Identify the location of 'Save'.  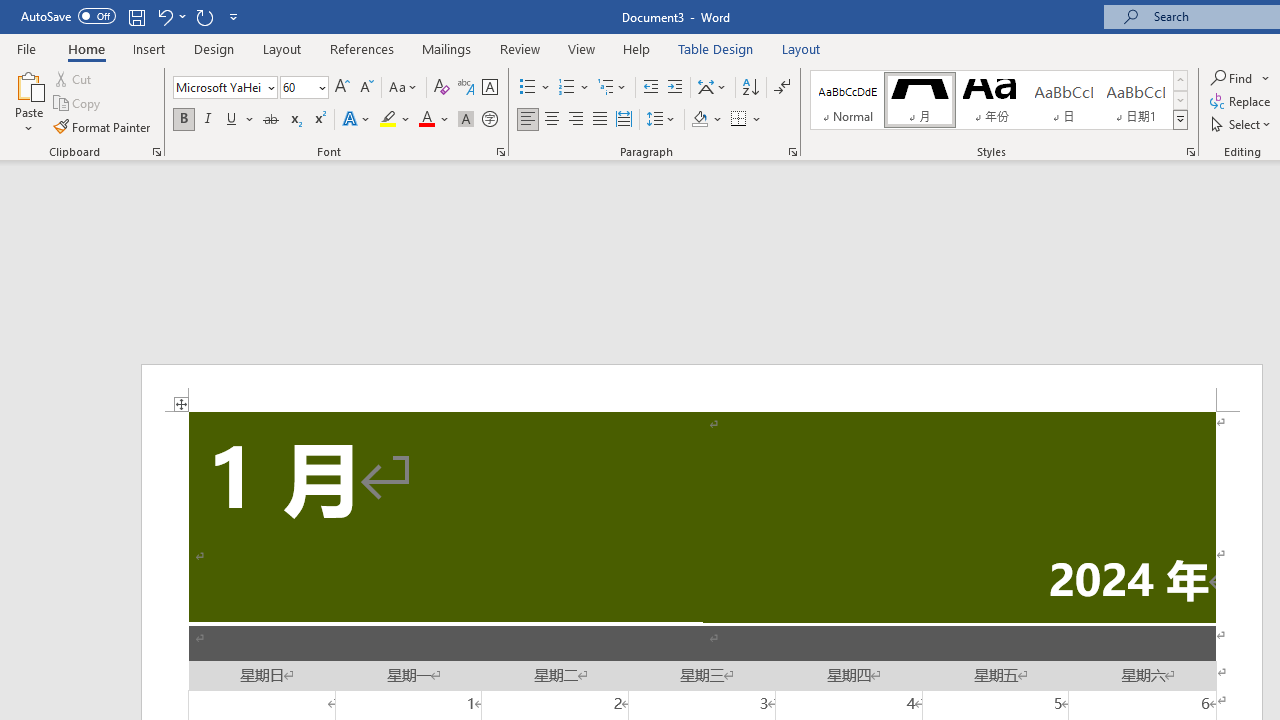
(135, 16).